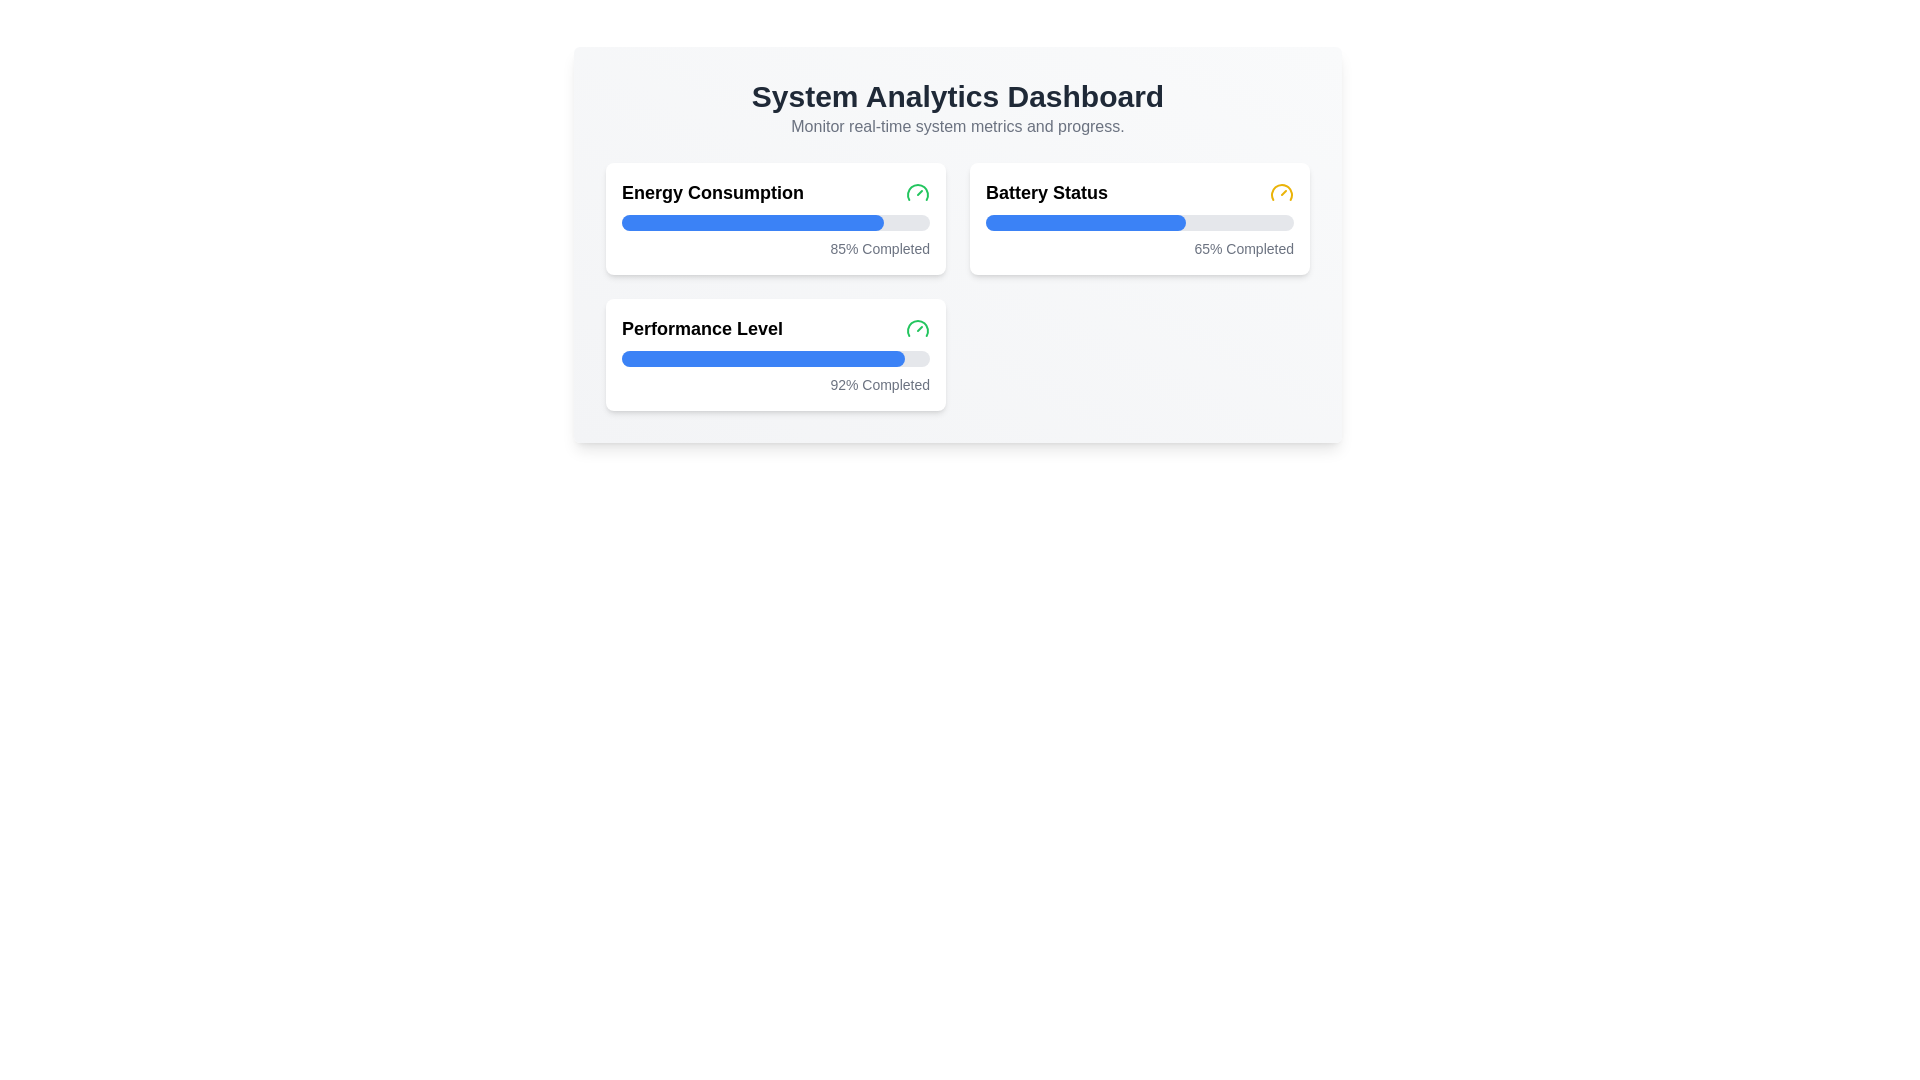  I want to click on the card component surrounding the 'Energy Consumption' title text, which is located at the top-left part of the card, so click(775, 192).